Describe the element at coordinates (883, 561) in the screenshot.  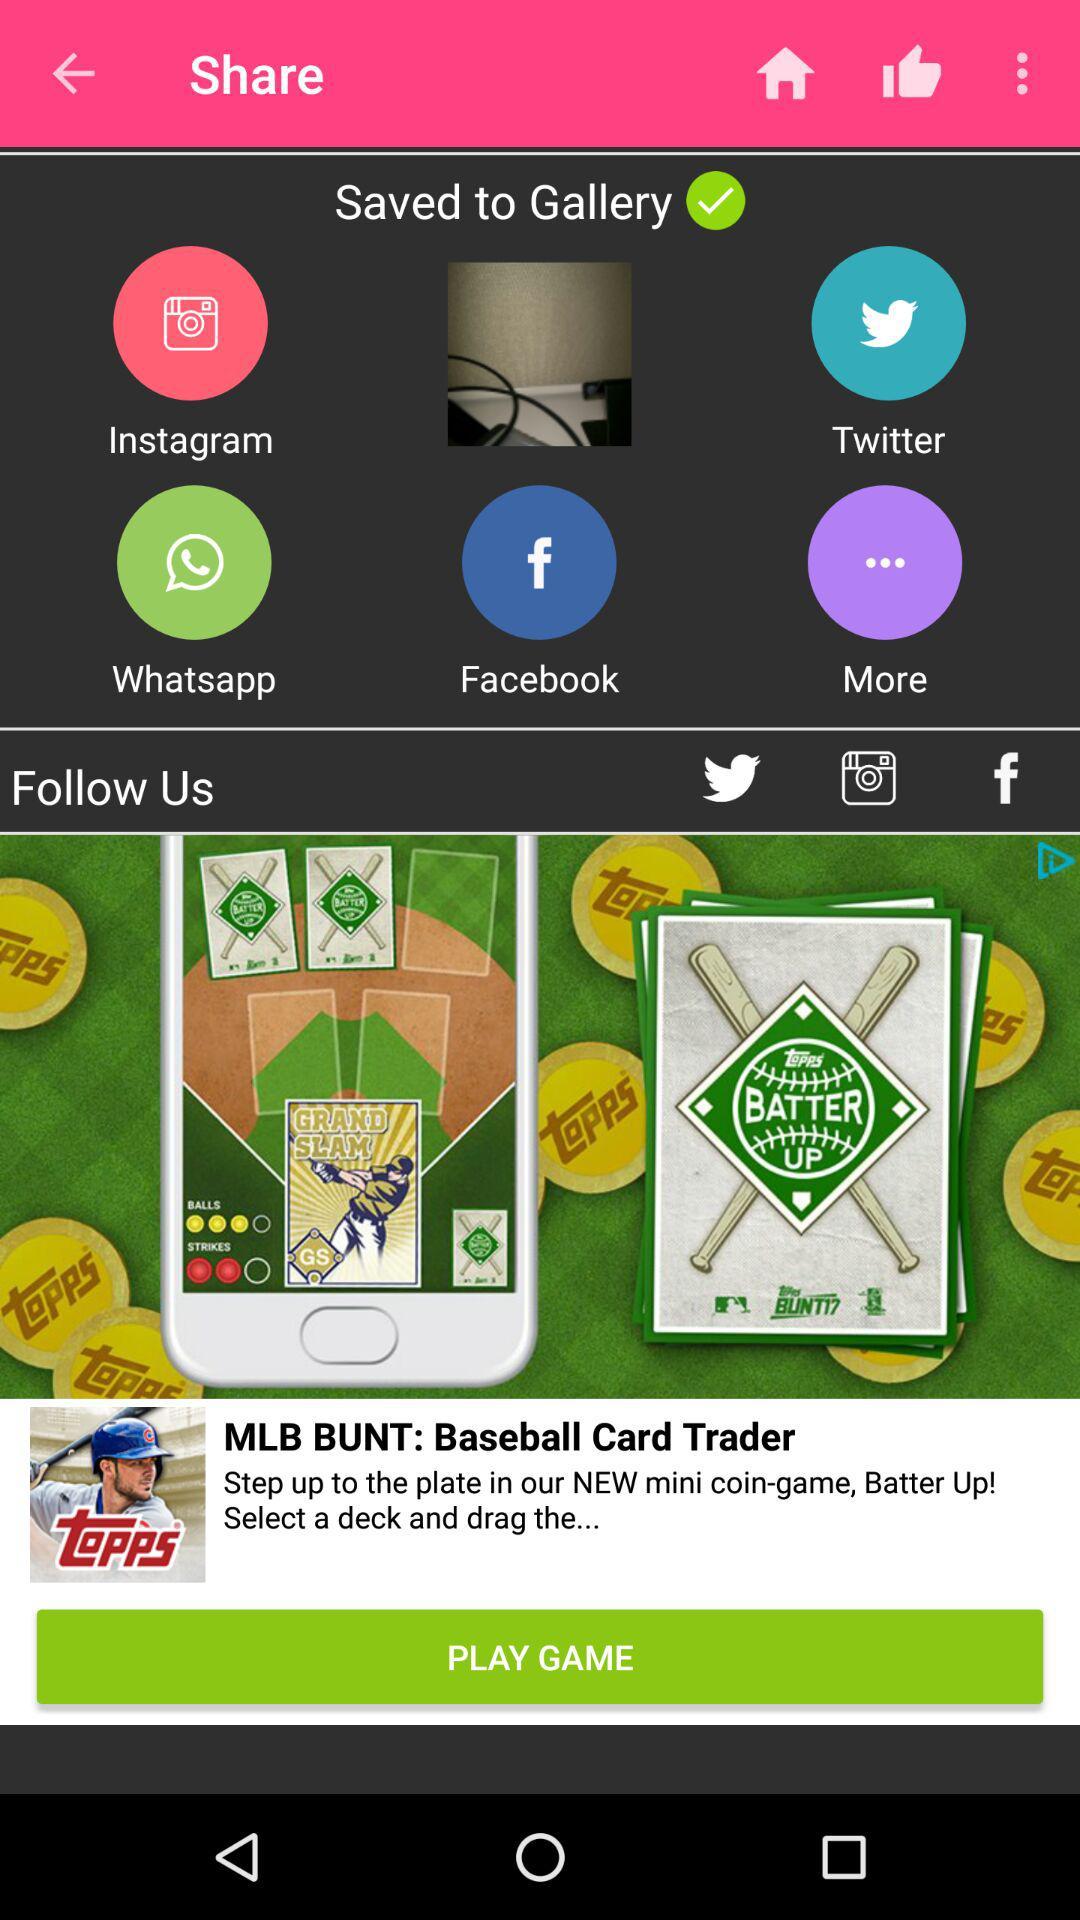
I see `more menu` at that location.